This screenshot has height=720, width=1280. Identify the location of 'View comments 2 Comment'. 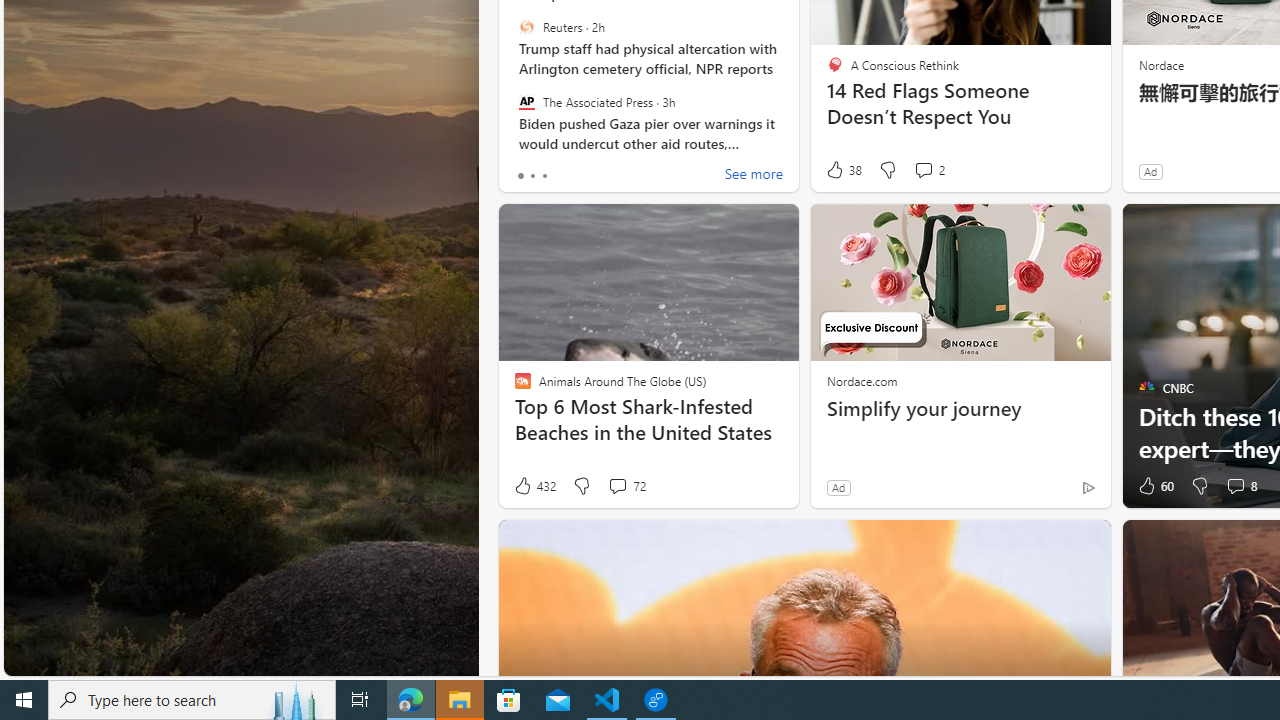
(922, 168).